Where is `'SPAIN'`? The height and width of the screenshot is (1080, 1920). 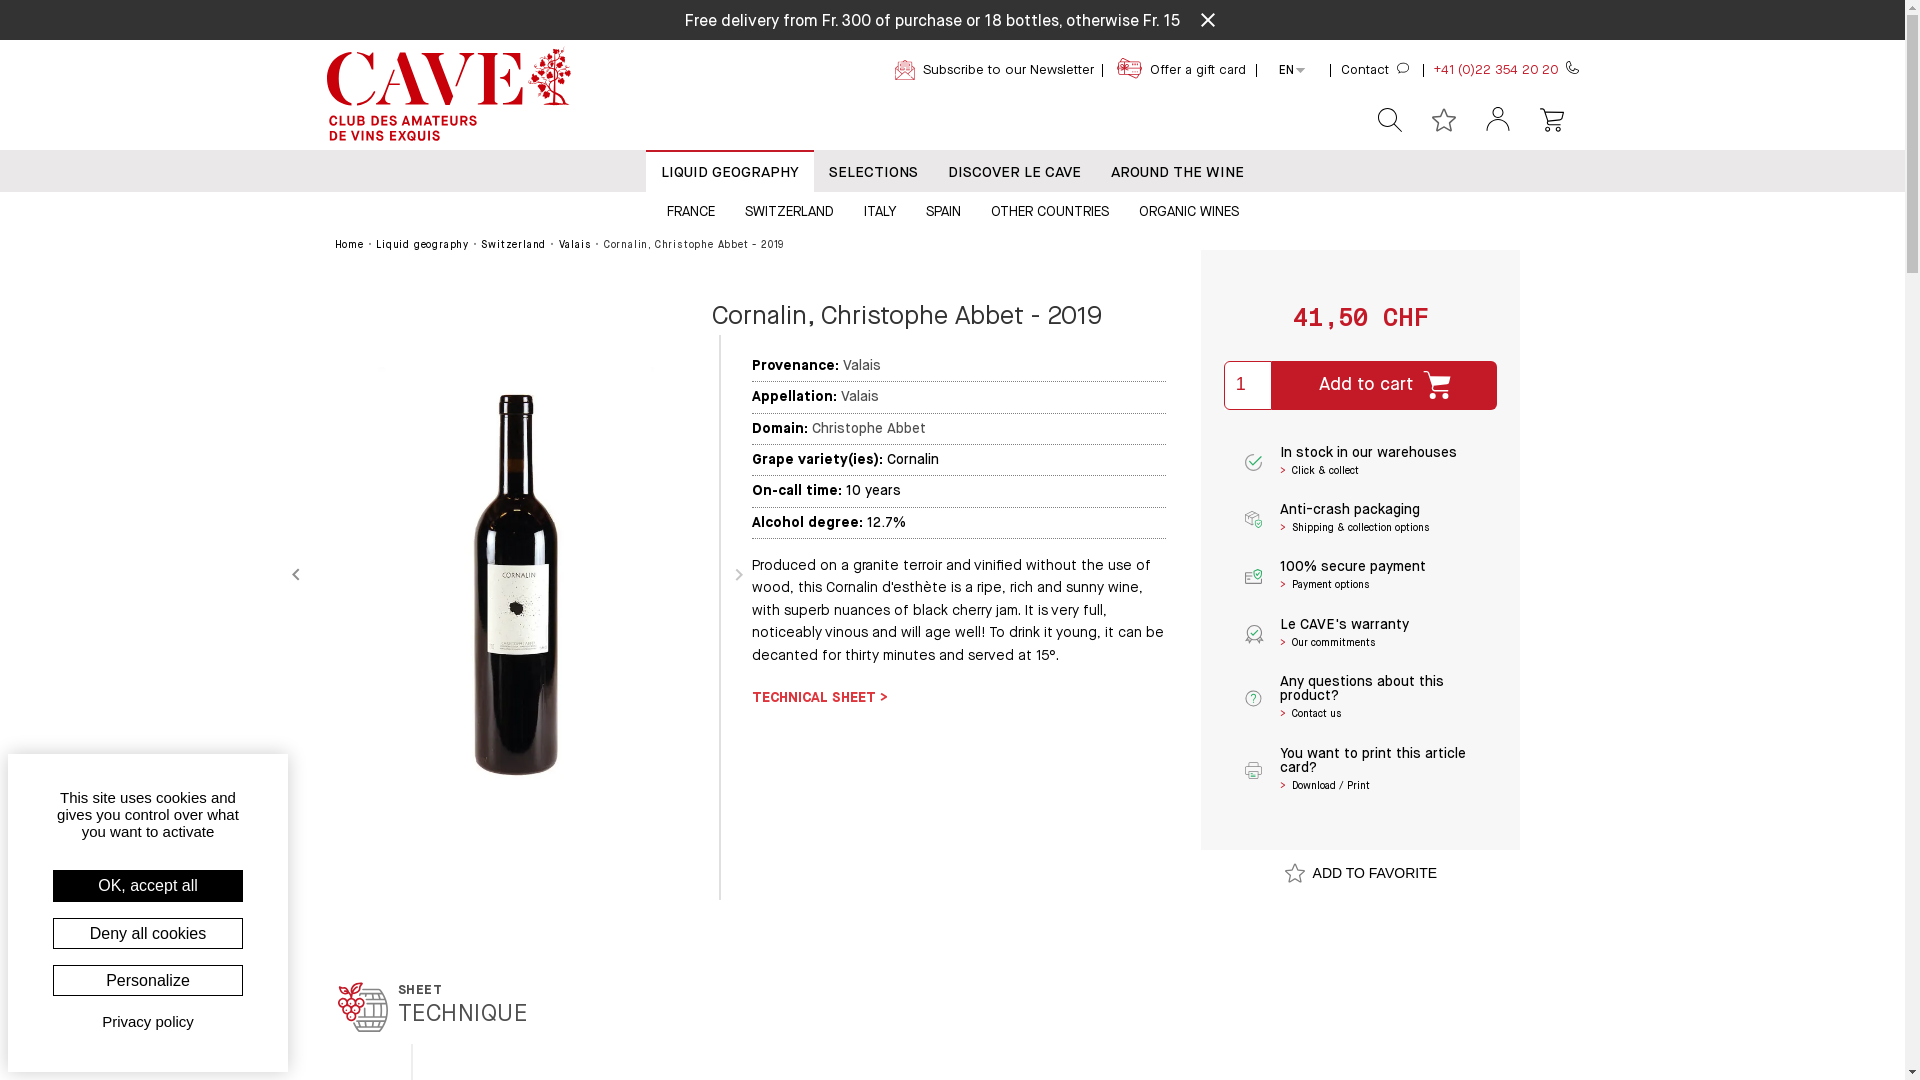
'SPAIN' is located at coordinates (941, 210).